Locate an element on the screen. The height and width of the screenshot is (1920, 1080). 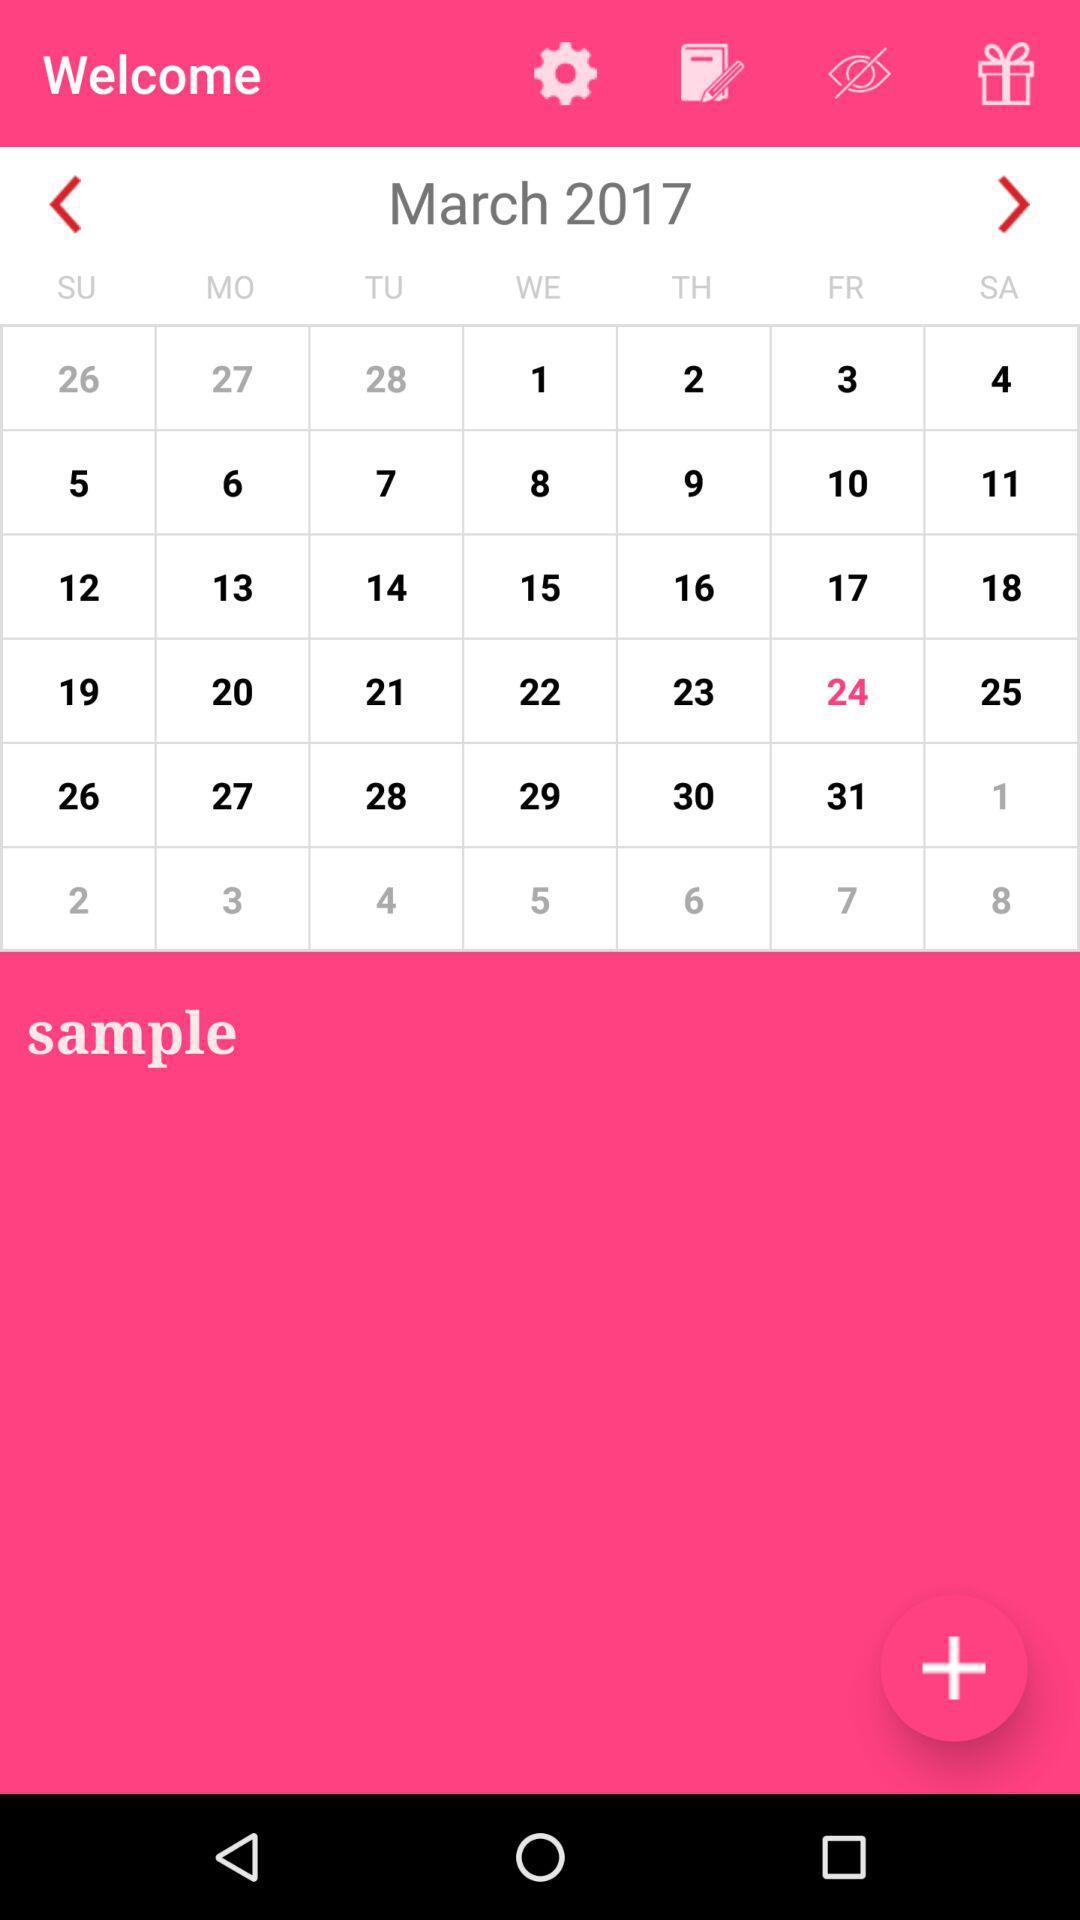
the item below 7 icon is located at coordinates (952, 1668).